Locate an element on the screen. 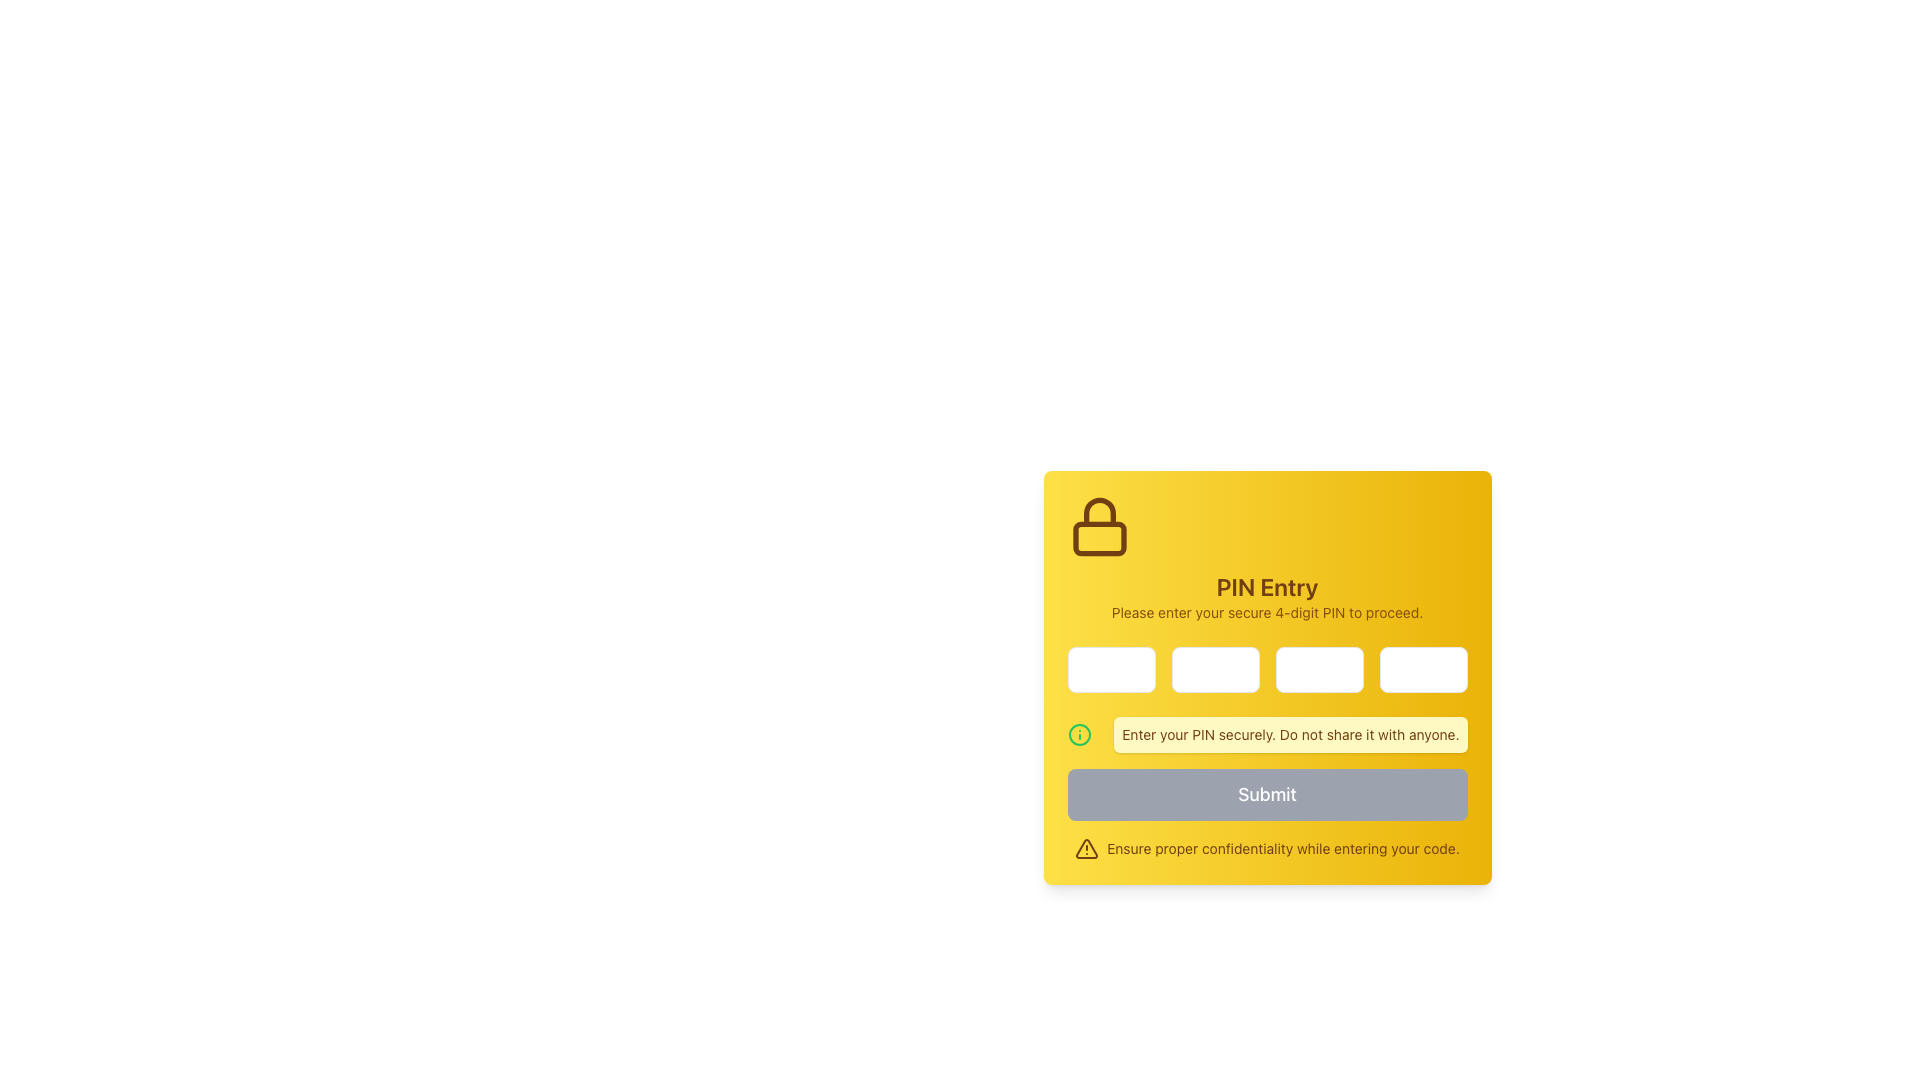 Image resolution: width=1920 pixels, height=1080 pixels. the 'PIN Entry' text label, which is displayed in a bold, dark yellow font and positioned below the lock graphic icon is located at coordinates (1266, 585).